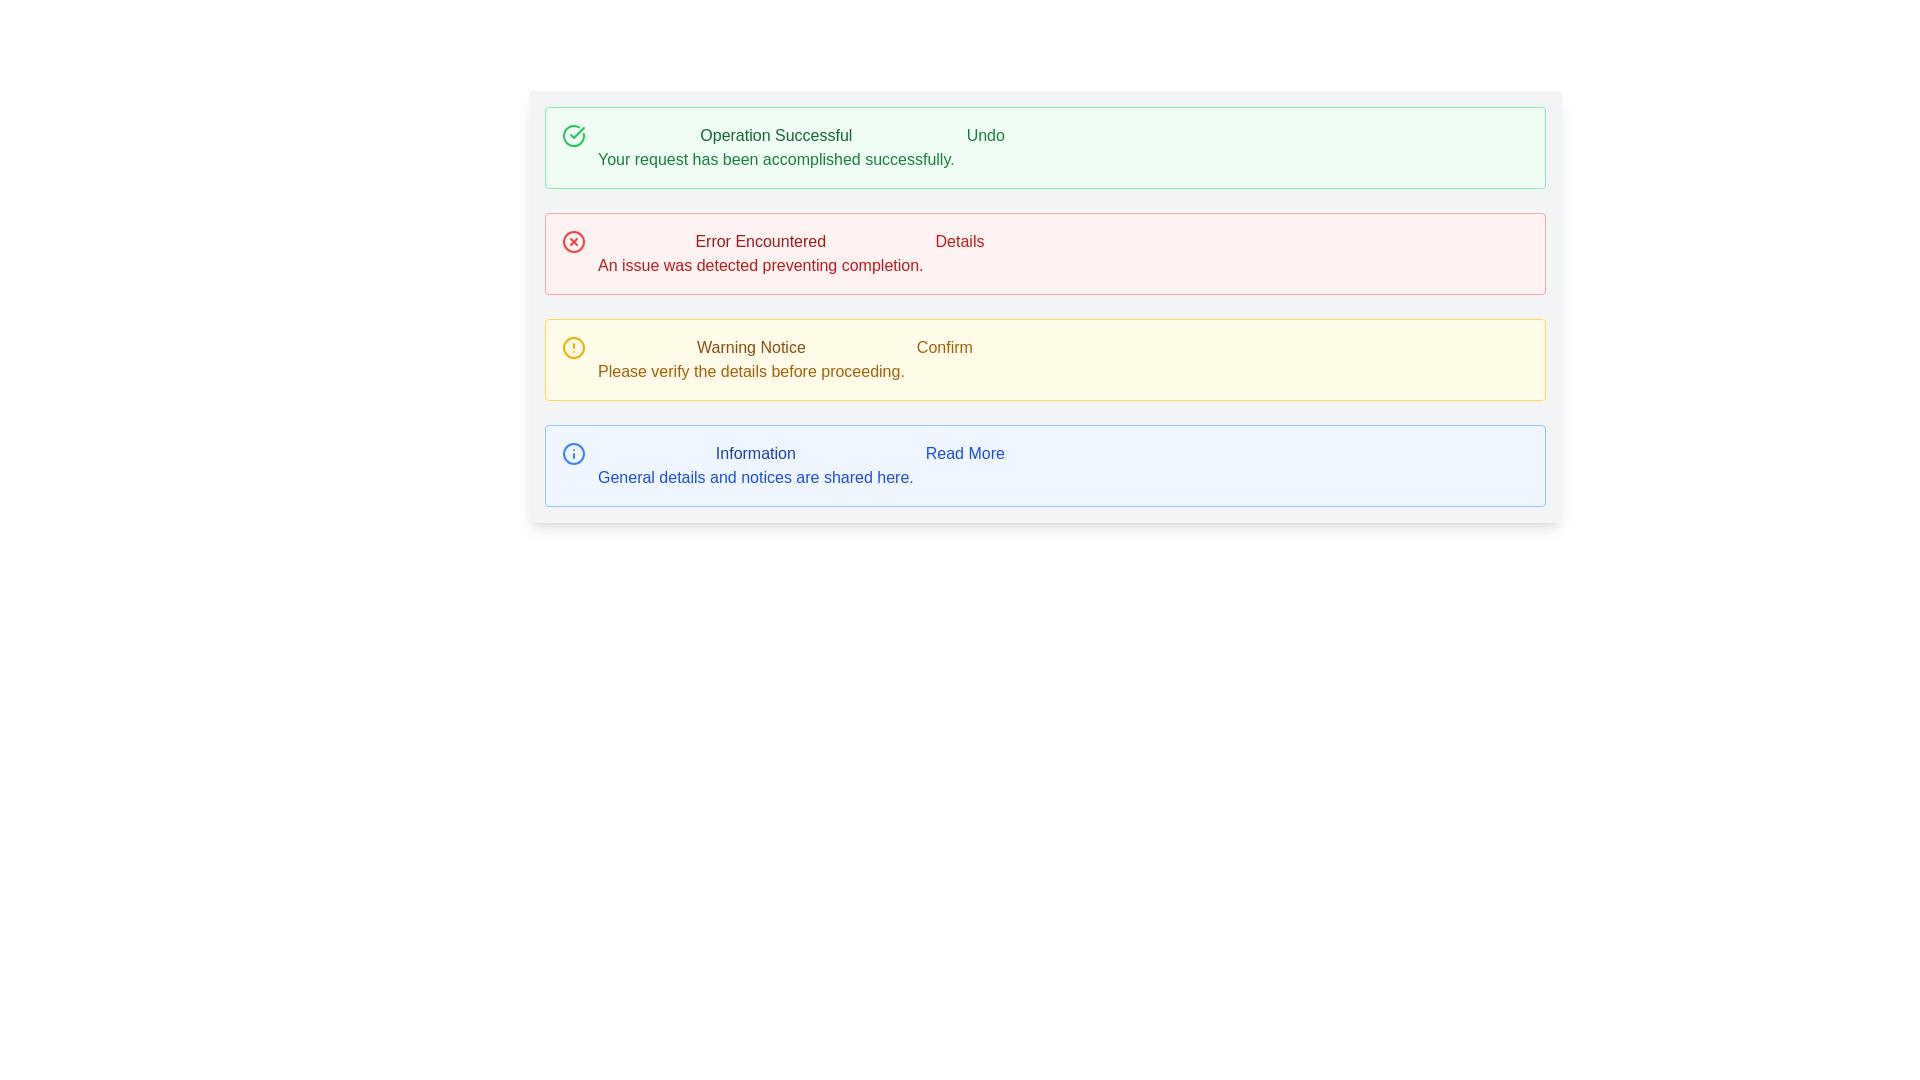  What do you see at coordinates (750, 371) in the screenshot?
I see `cautionary message displayed in the yellow notification panel directly below the title 'Warning Notice'` at bounding box center [750, 371].